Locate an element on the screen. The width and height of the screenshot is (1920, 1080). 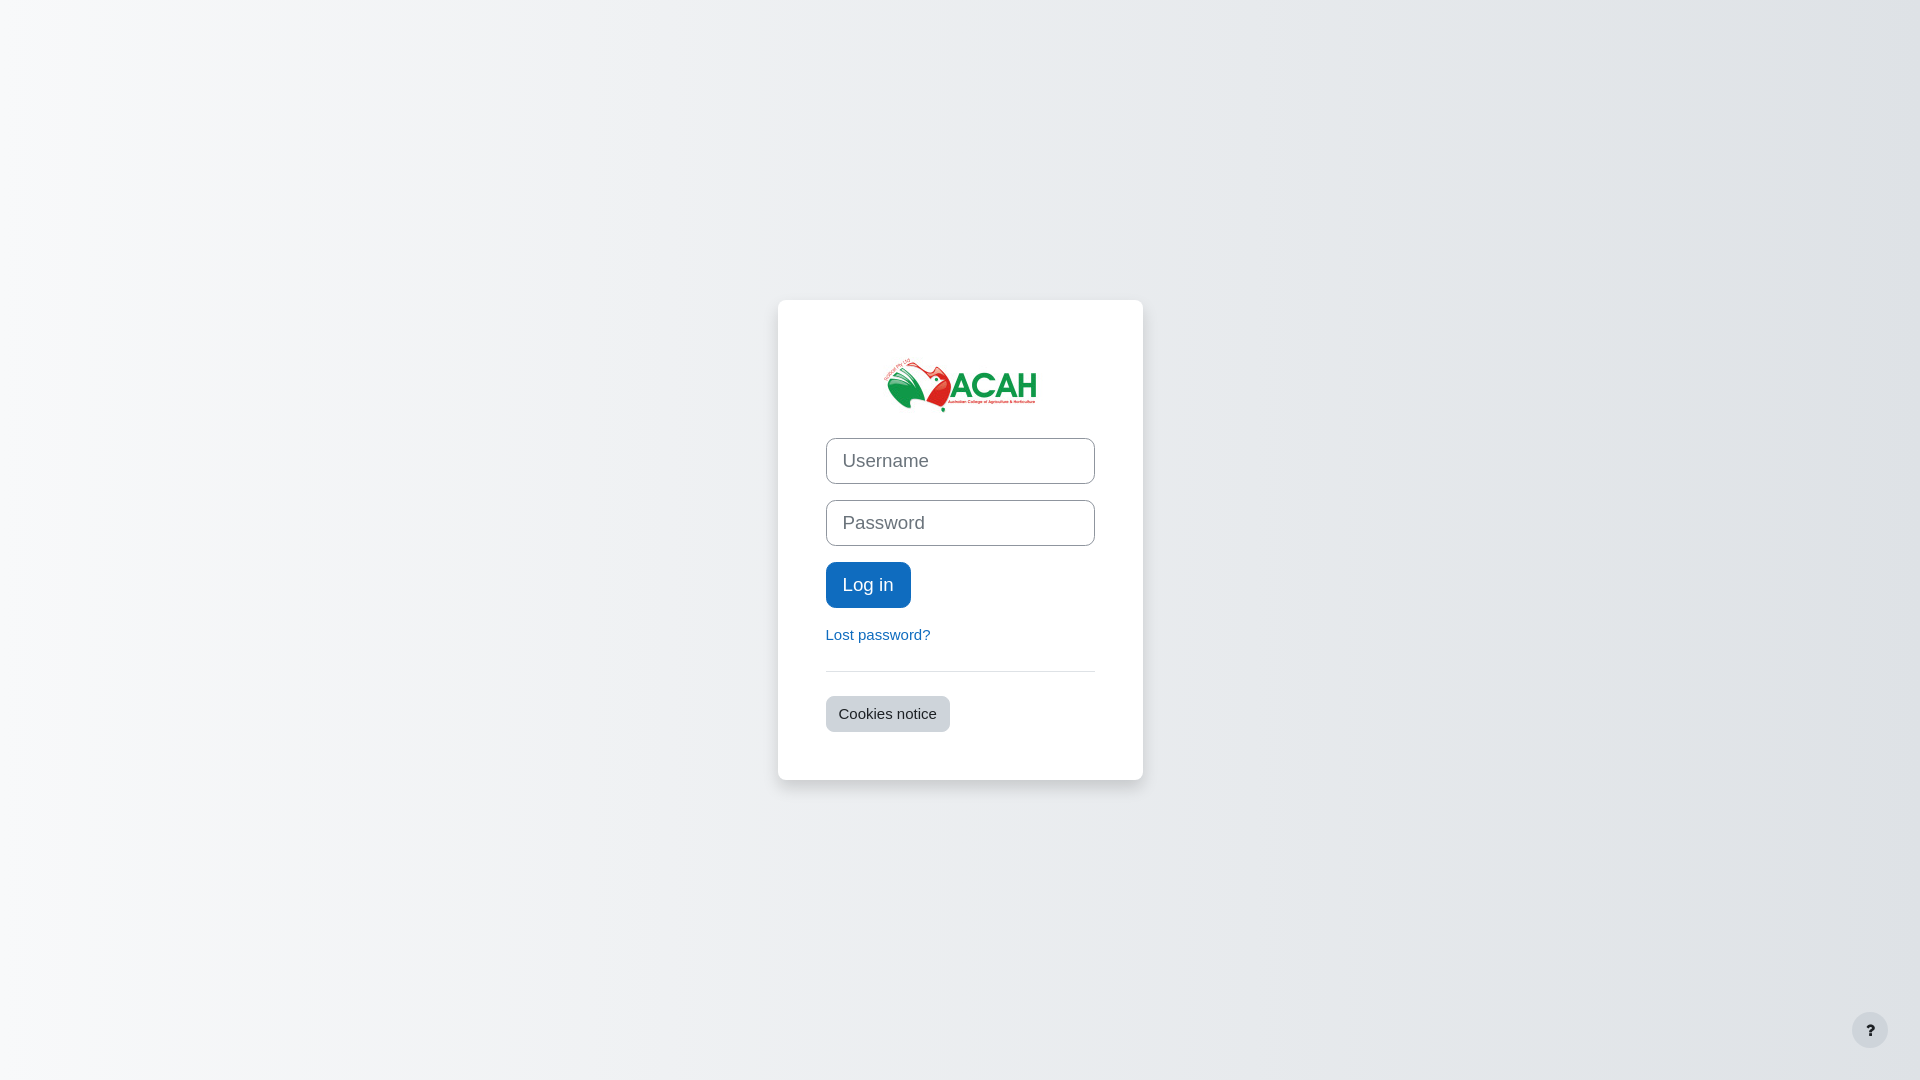
'Cookies notice' is located at coordinates (887, 713).